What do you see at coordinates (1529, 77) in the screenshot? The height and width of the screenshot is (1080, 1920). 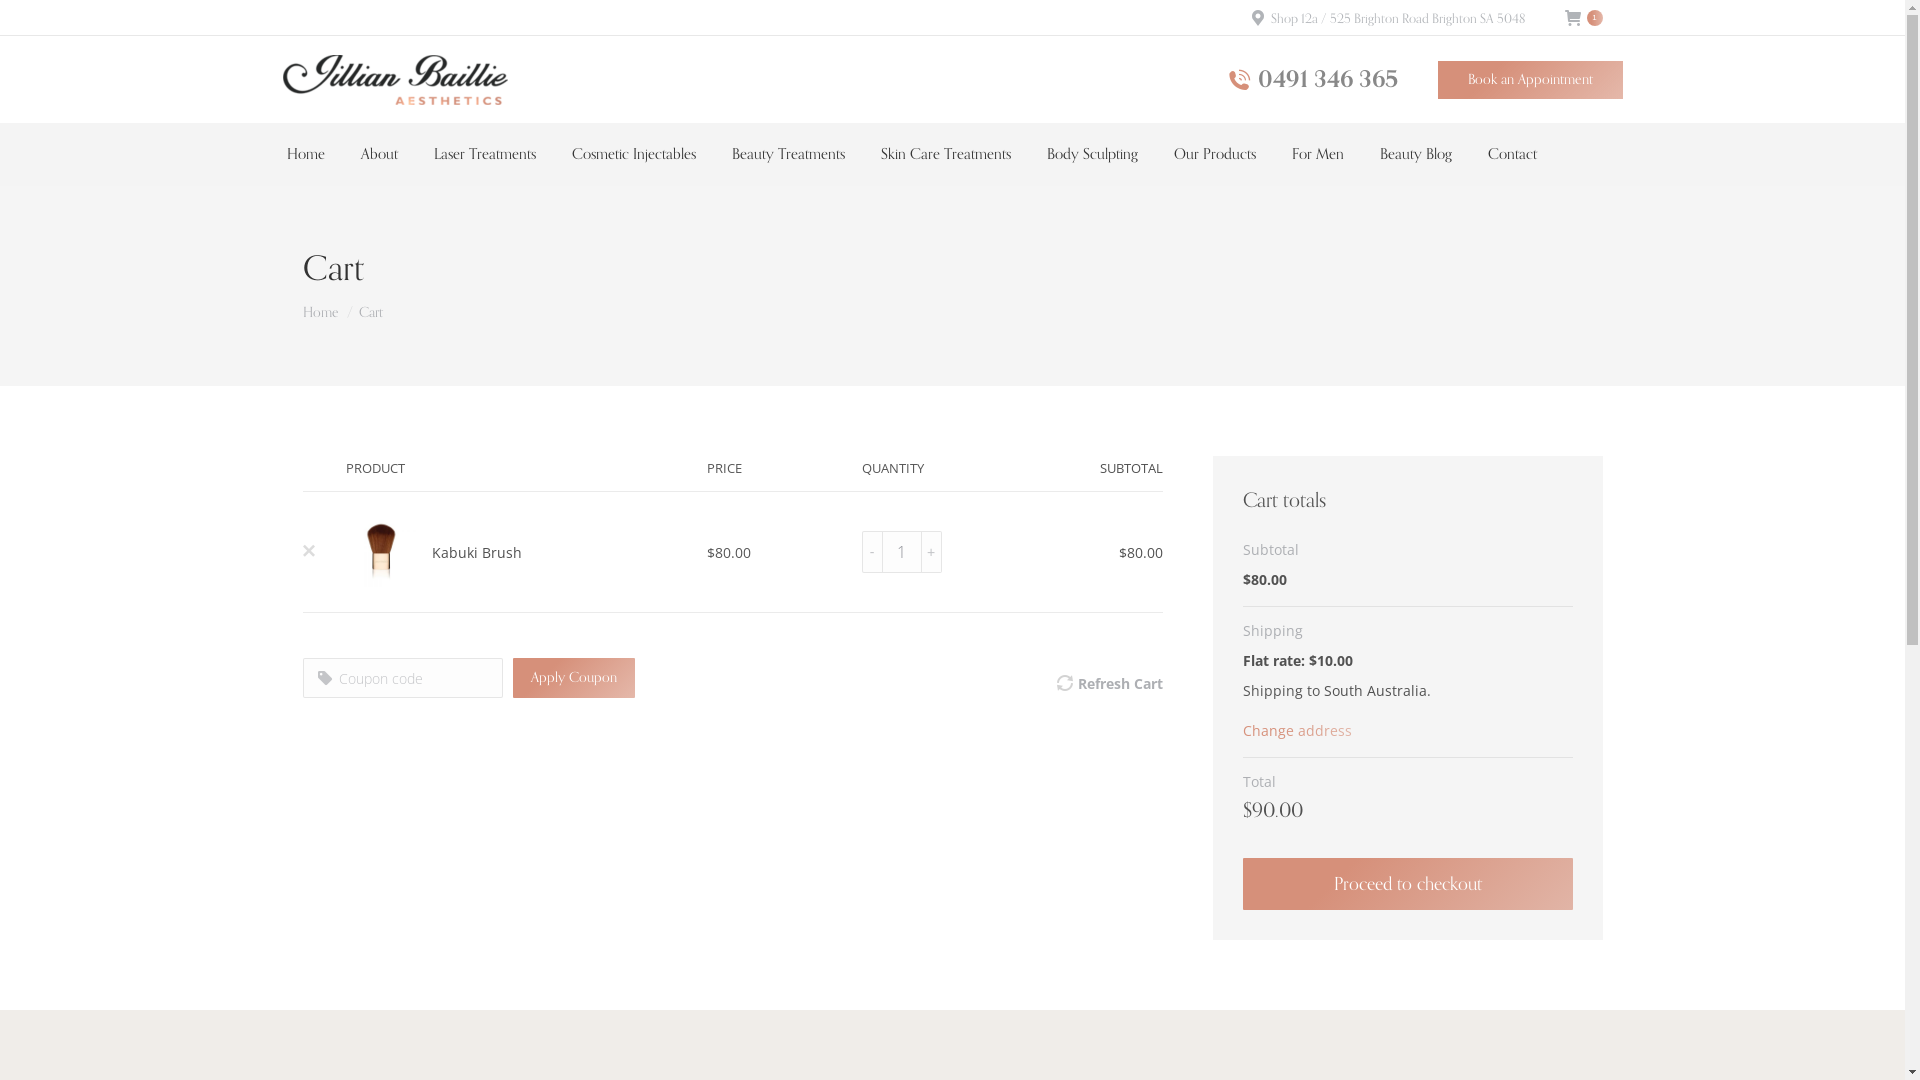 I see `'Book an Appointment'` at bounding box center [1529, 77].